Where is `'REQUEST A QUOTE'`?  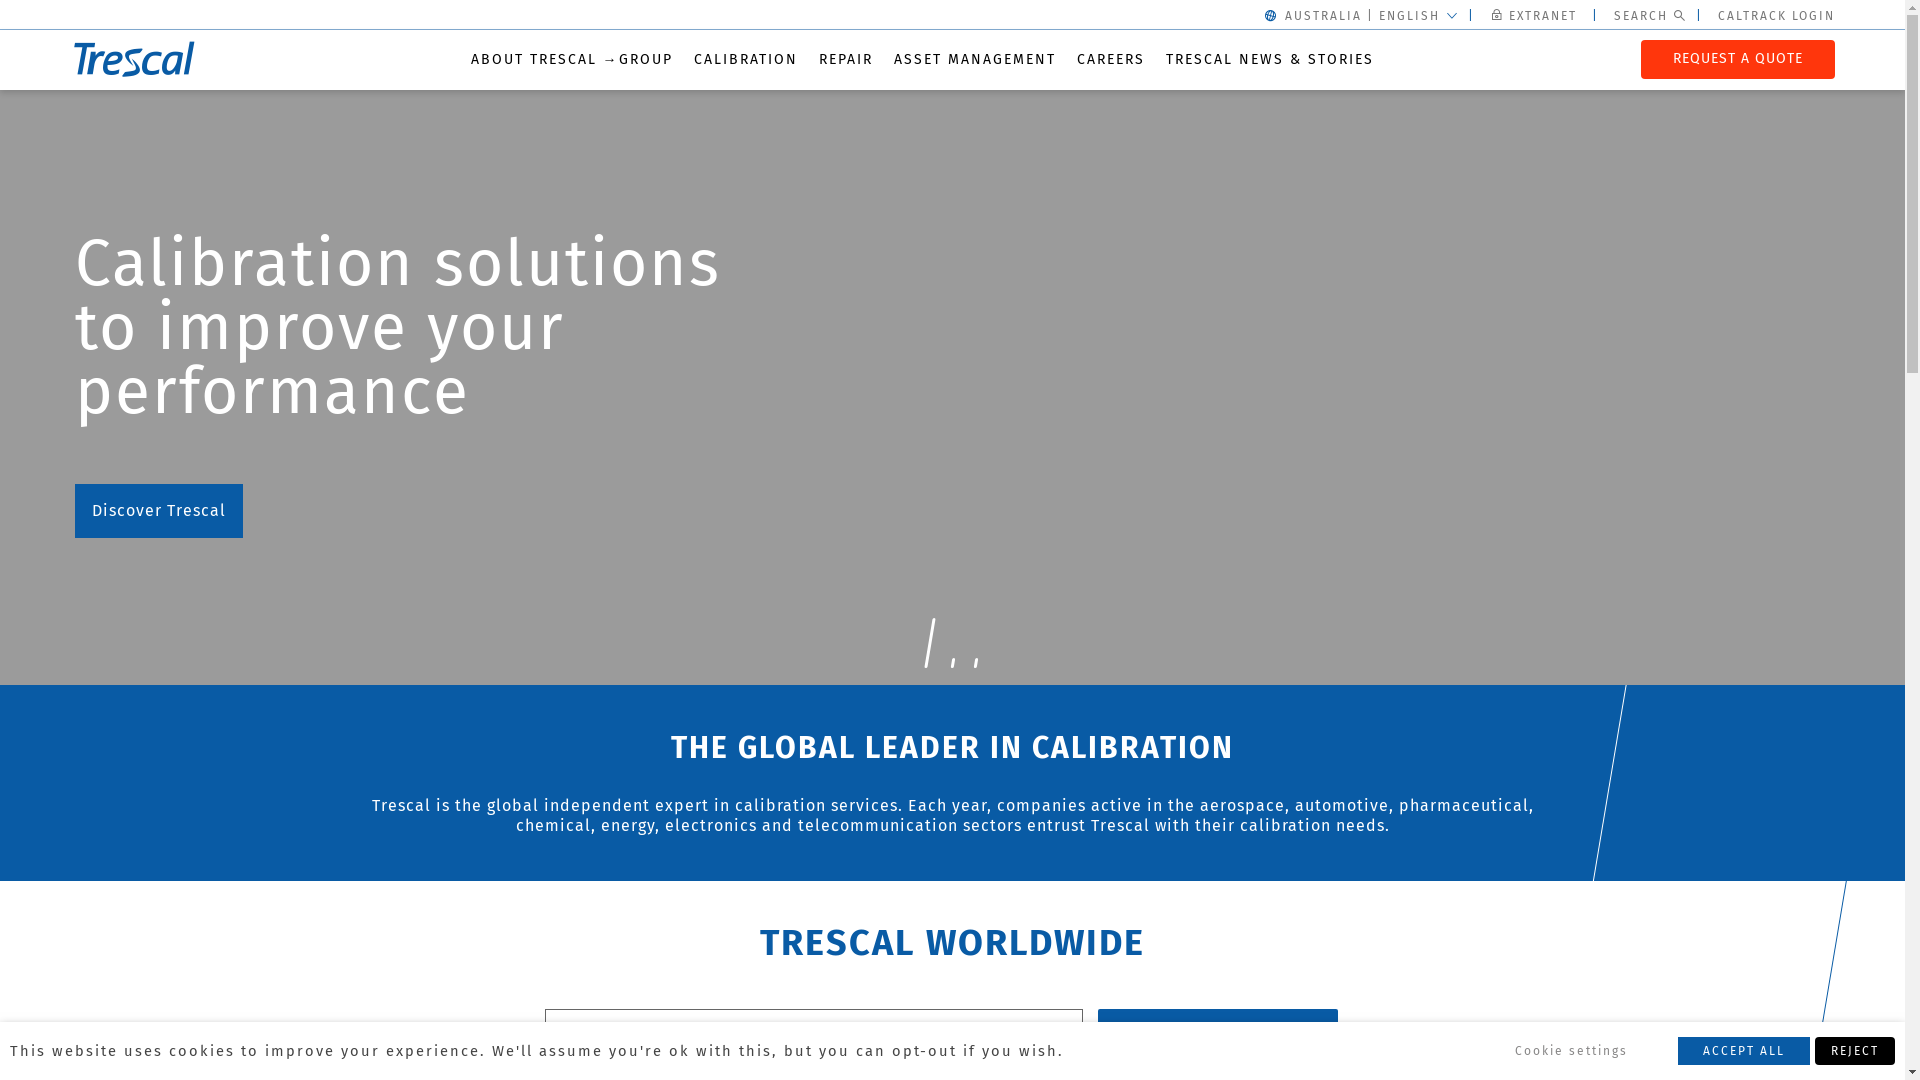 'REQUEST A QUOTE' is located at coordinates (1736, 57).